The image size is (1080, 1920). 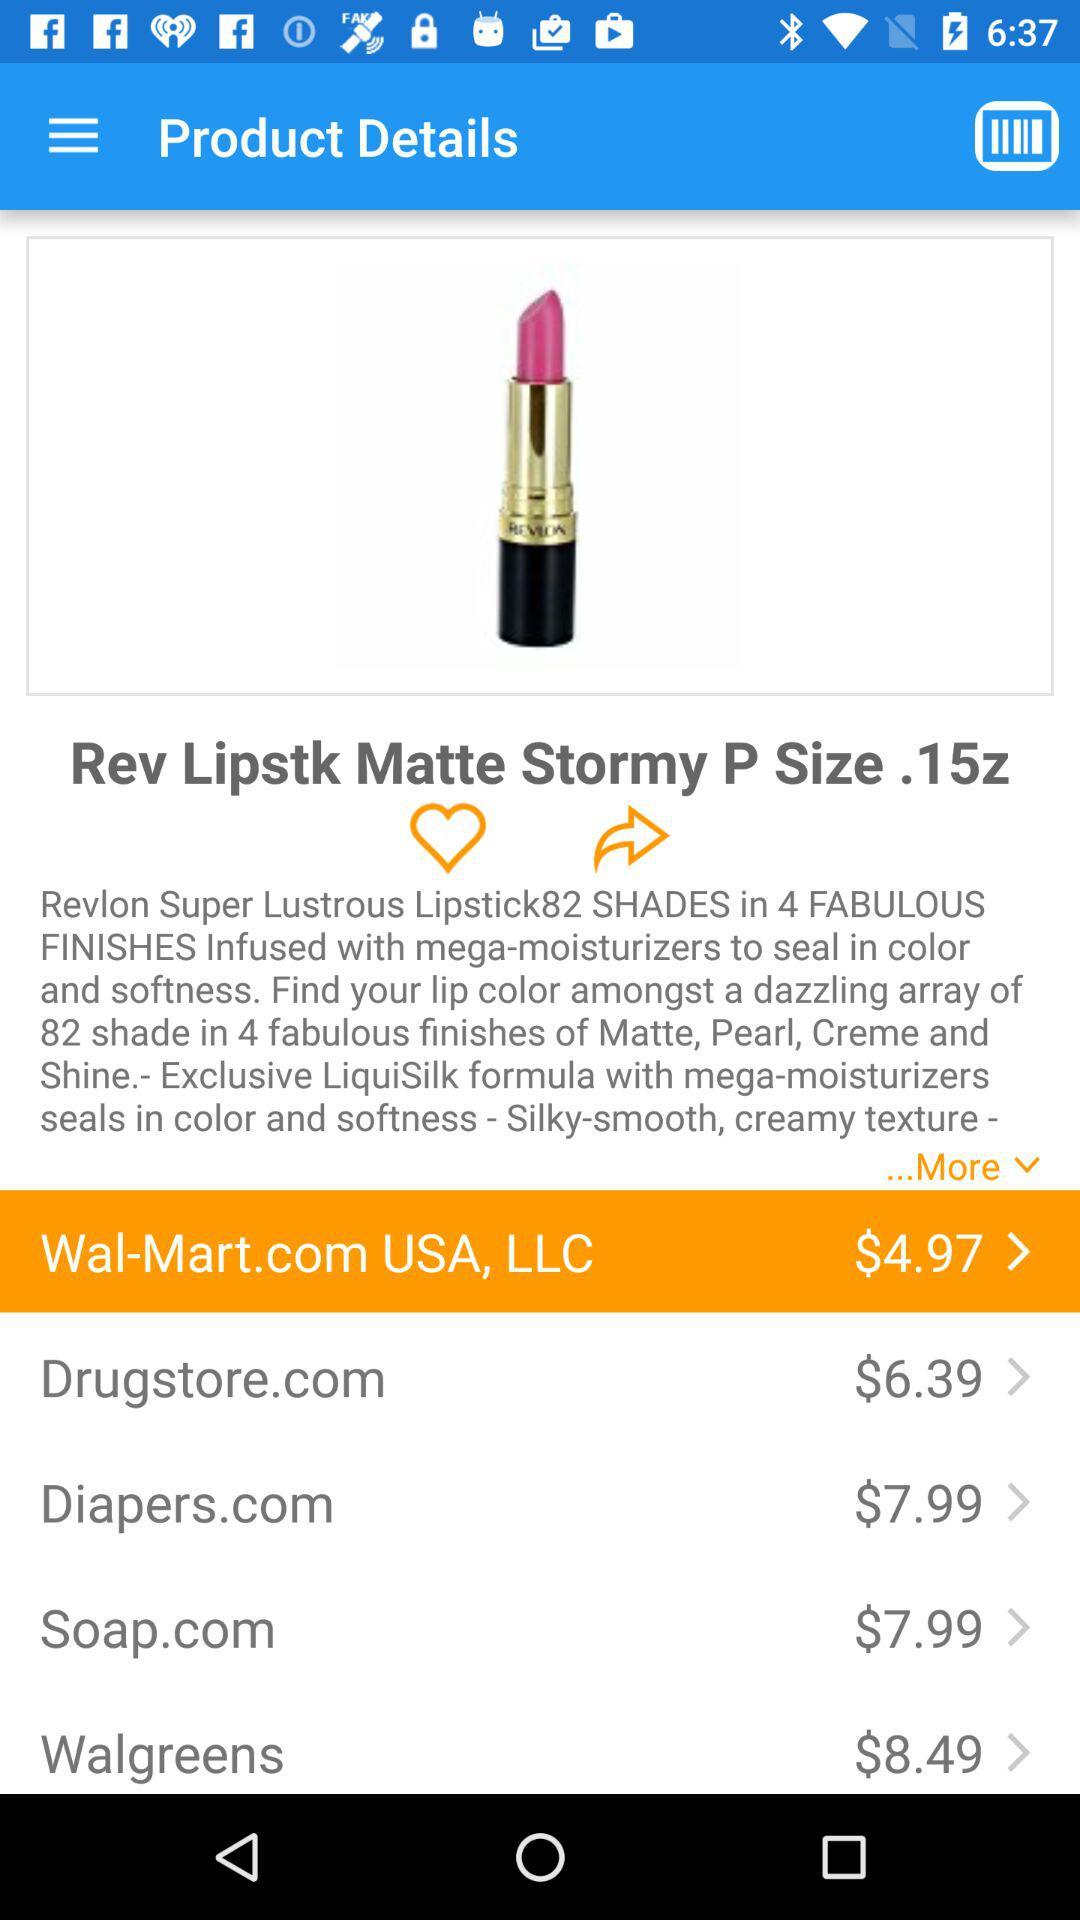 What do you see at coordinates (425, 1250) in the screenshot?
I see `wal mart com` at bounding box center [425, 1250].